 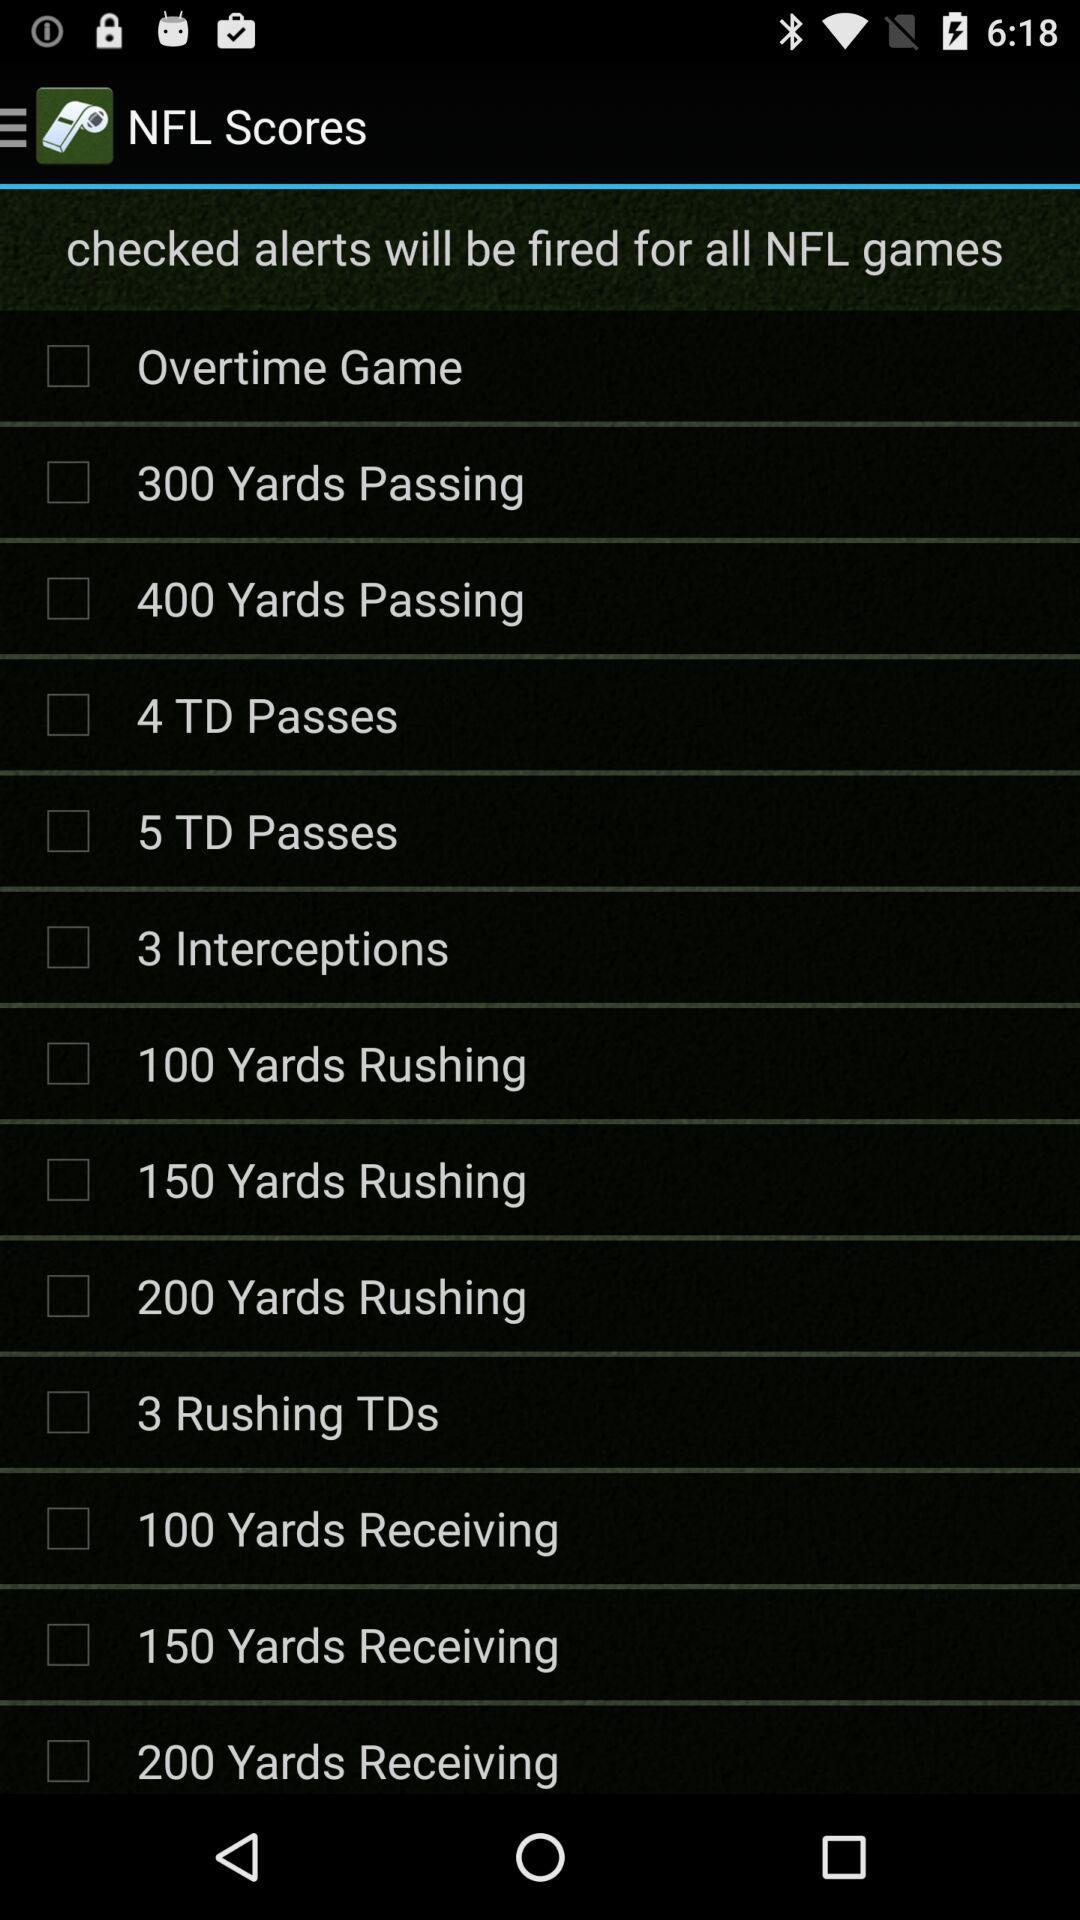 I want to click on checkbpox left to 100 yards rushing, so click(x=67, y=1063).